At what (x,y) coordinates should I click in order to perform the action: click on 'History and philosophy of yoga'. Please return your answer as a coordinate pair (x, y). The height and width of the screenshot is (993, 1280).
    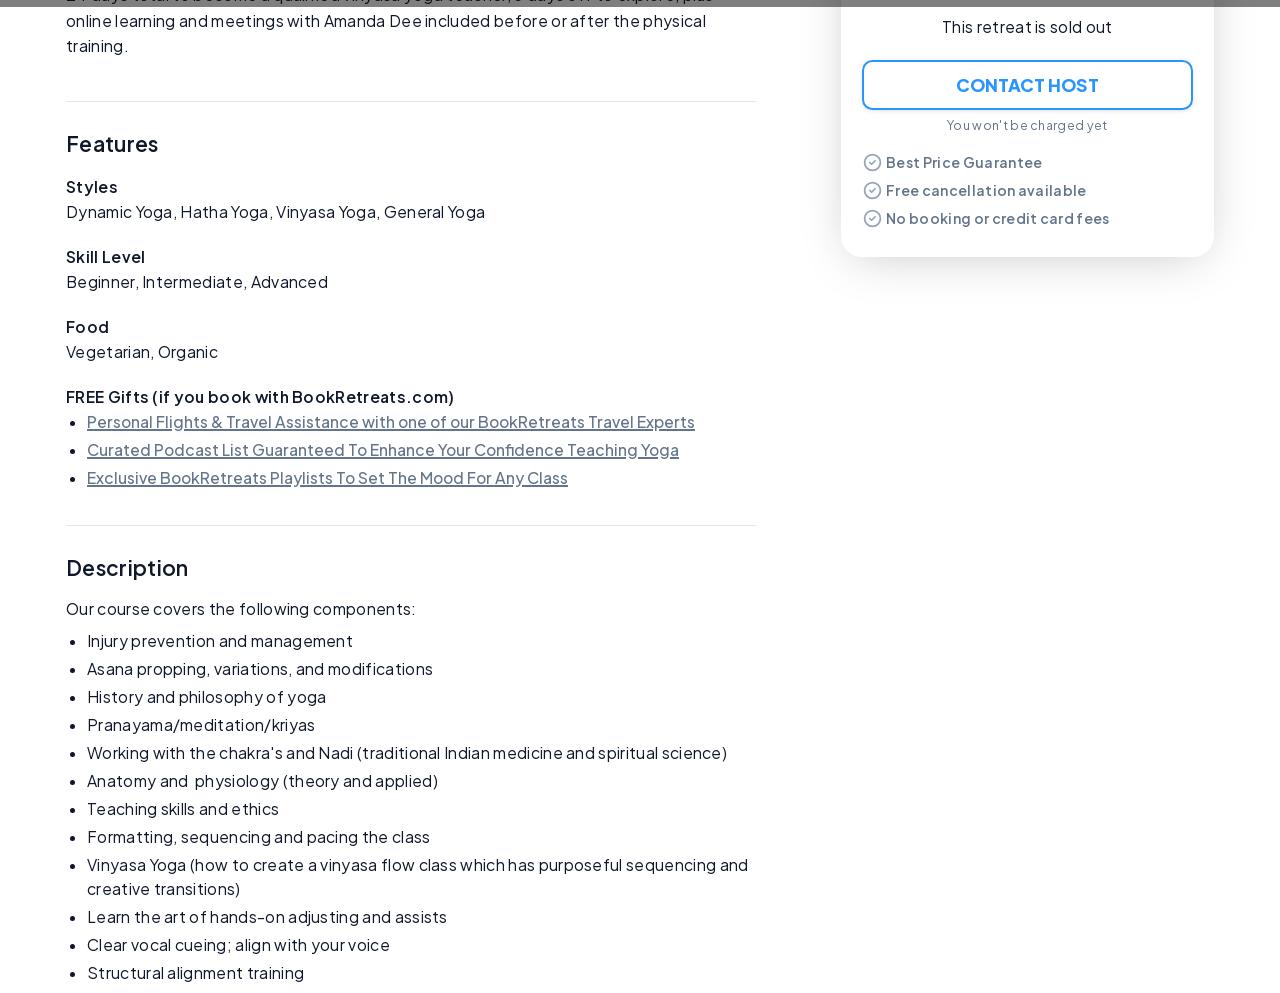
    Looking at the image, I should click on (206, 694).